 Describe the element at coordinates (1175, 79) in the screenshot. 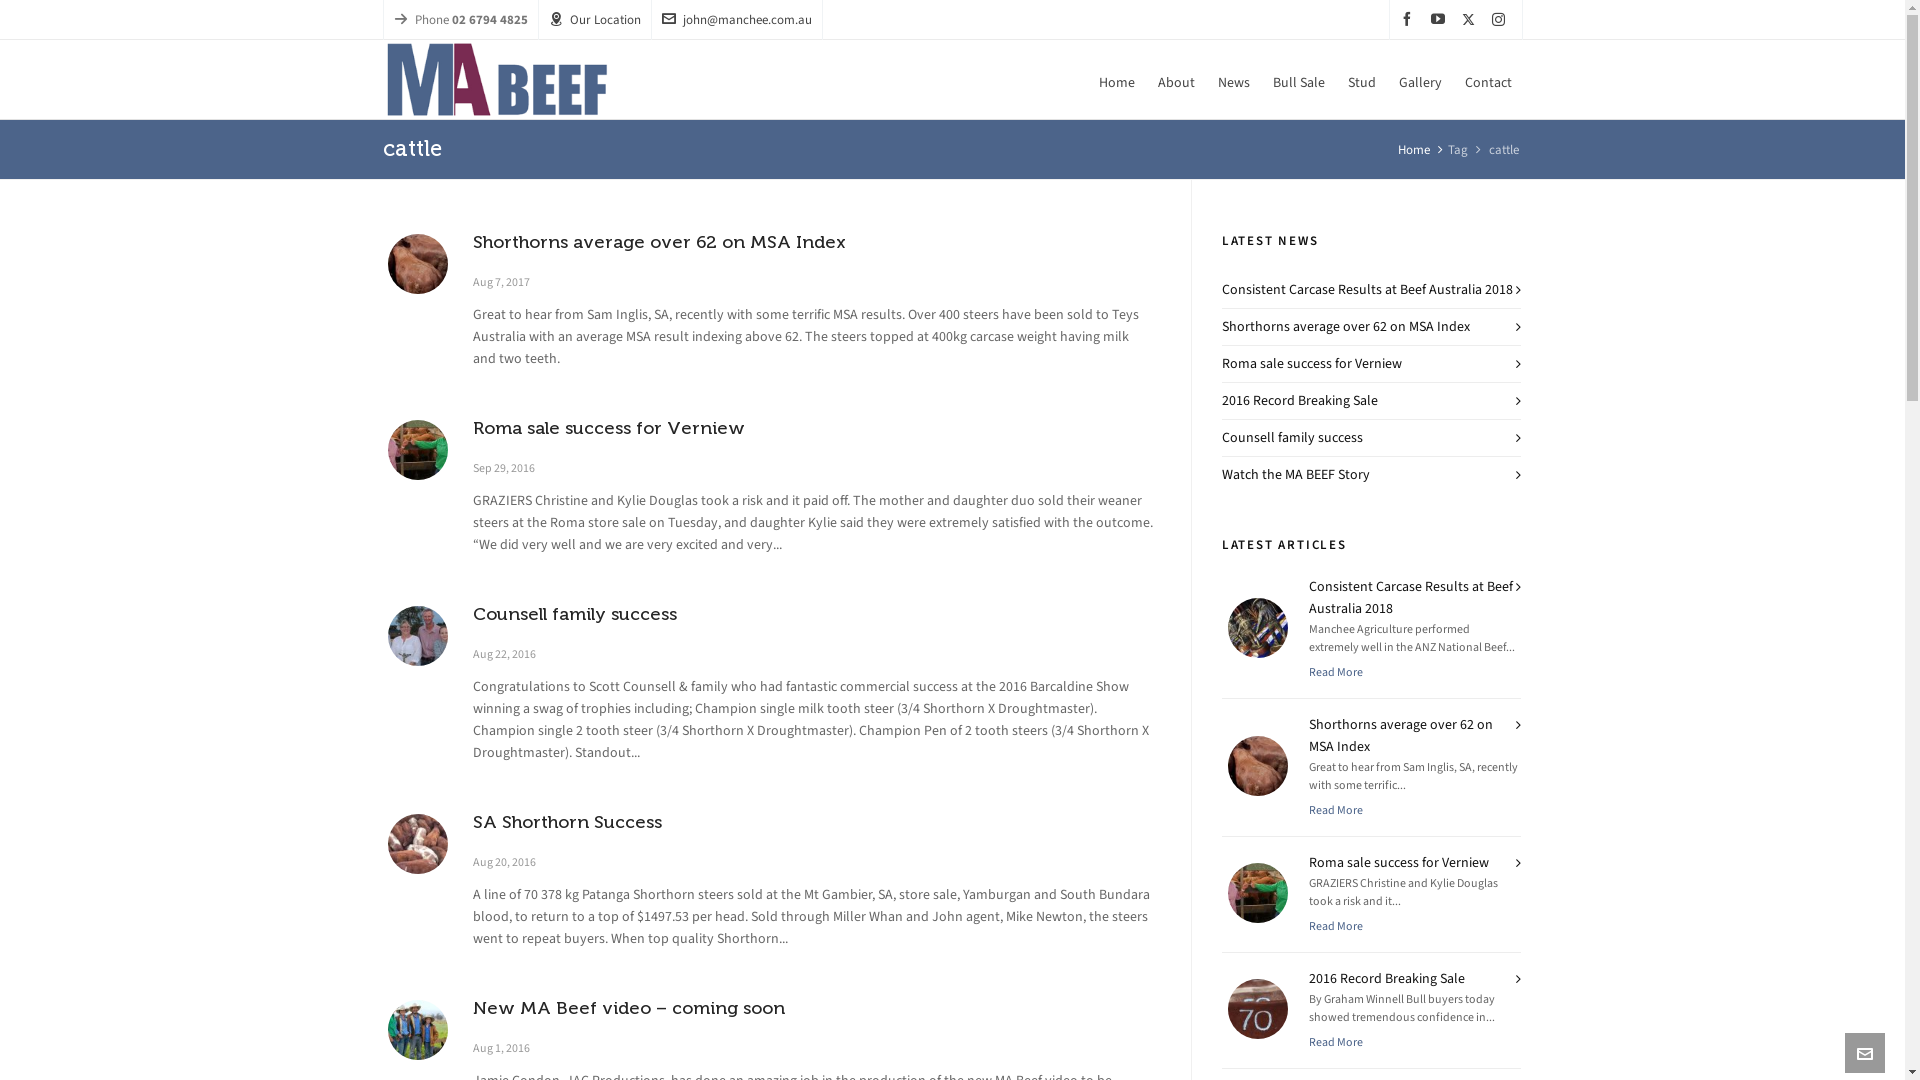

I see `'About'` at that location.